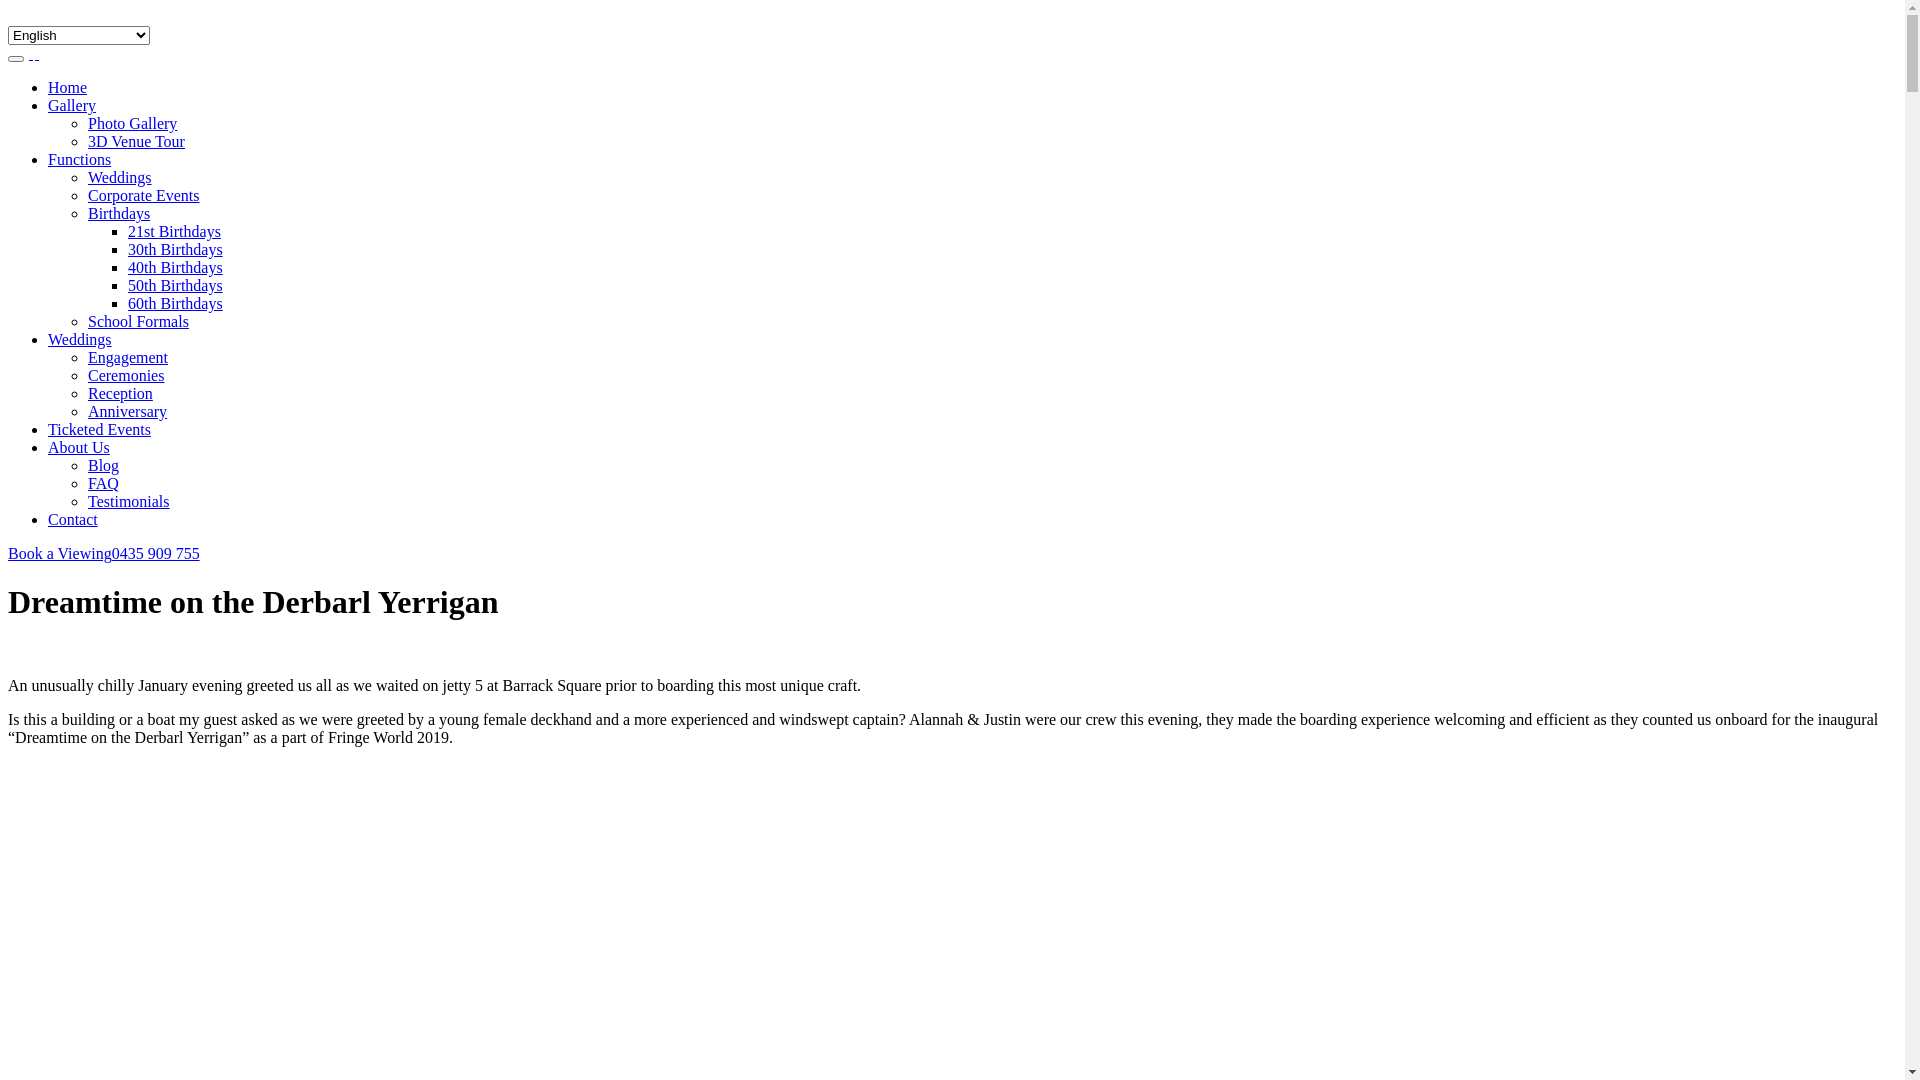 This screenshot has width=1920, height=1080. What do you see at coordinates (86, 393) in the screenshot?
I see `'Reception'` at bounding box center [86, 393].